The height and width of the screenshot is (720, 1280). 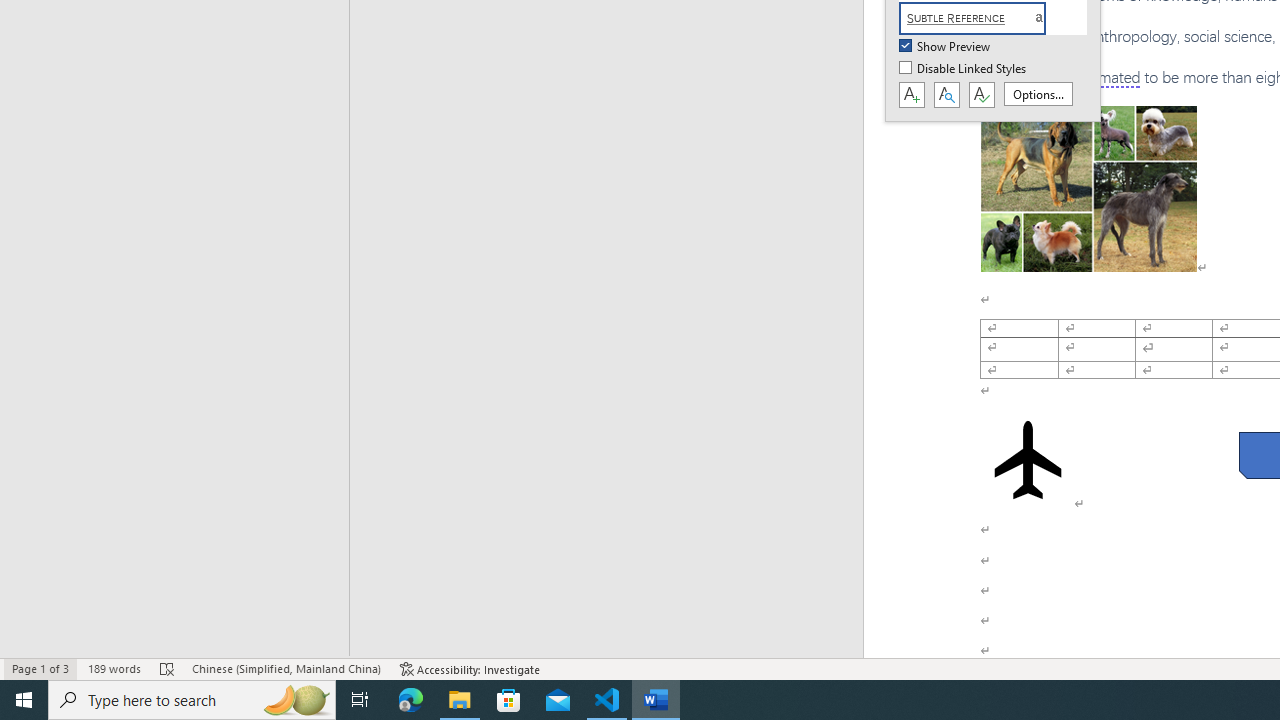 What do you see at coordinates (168, 669) in the screenshot?
I see `'Spelling and Grammar Check Errors'` at bounding box center [168, 669].